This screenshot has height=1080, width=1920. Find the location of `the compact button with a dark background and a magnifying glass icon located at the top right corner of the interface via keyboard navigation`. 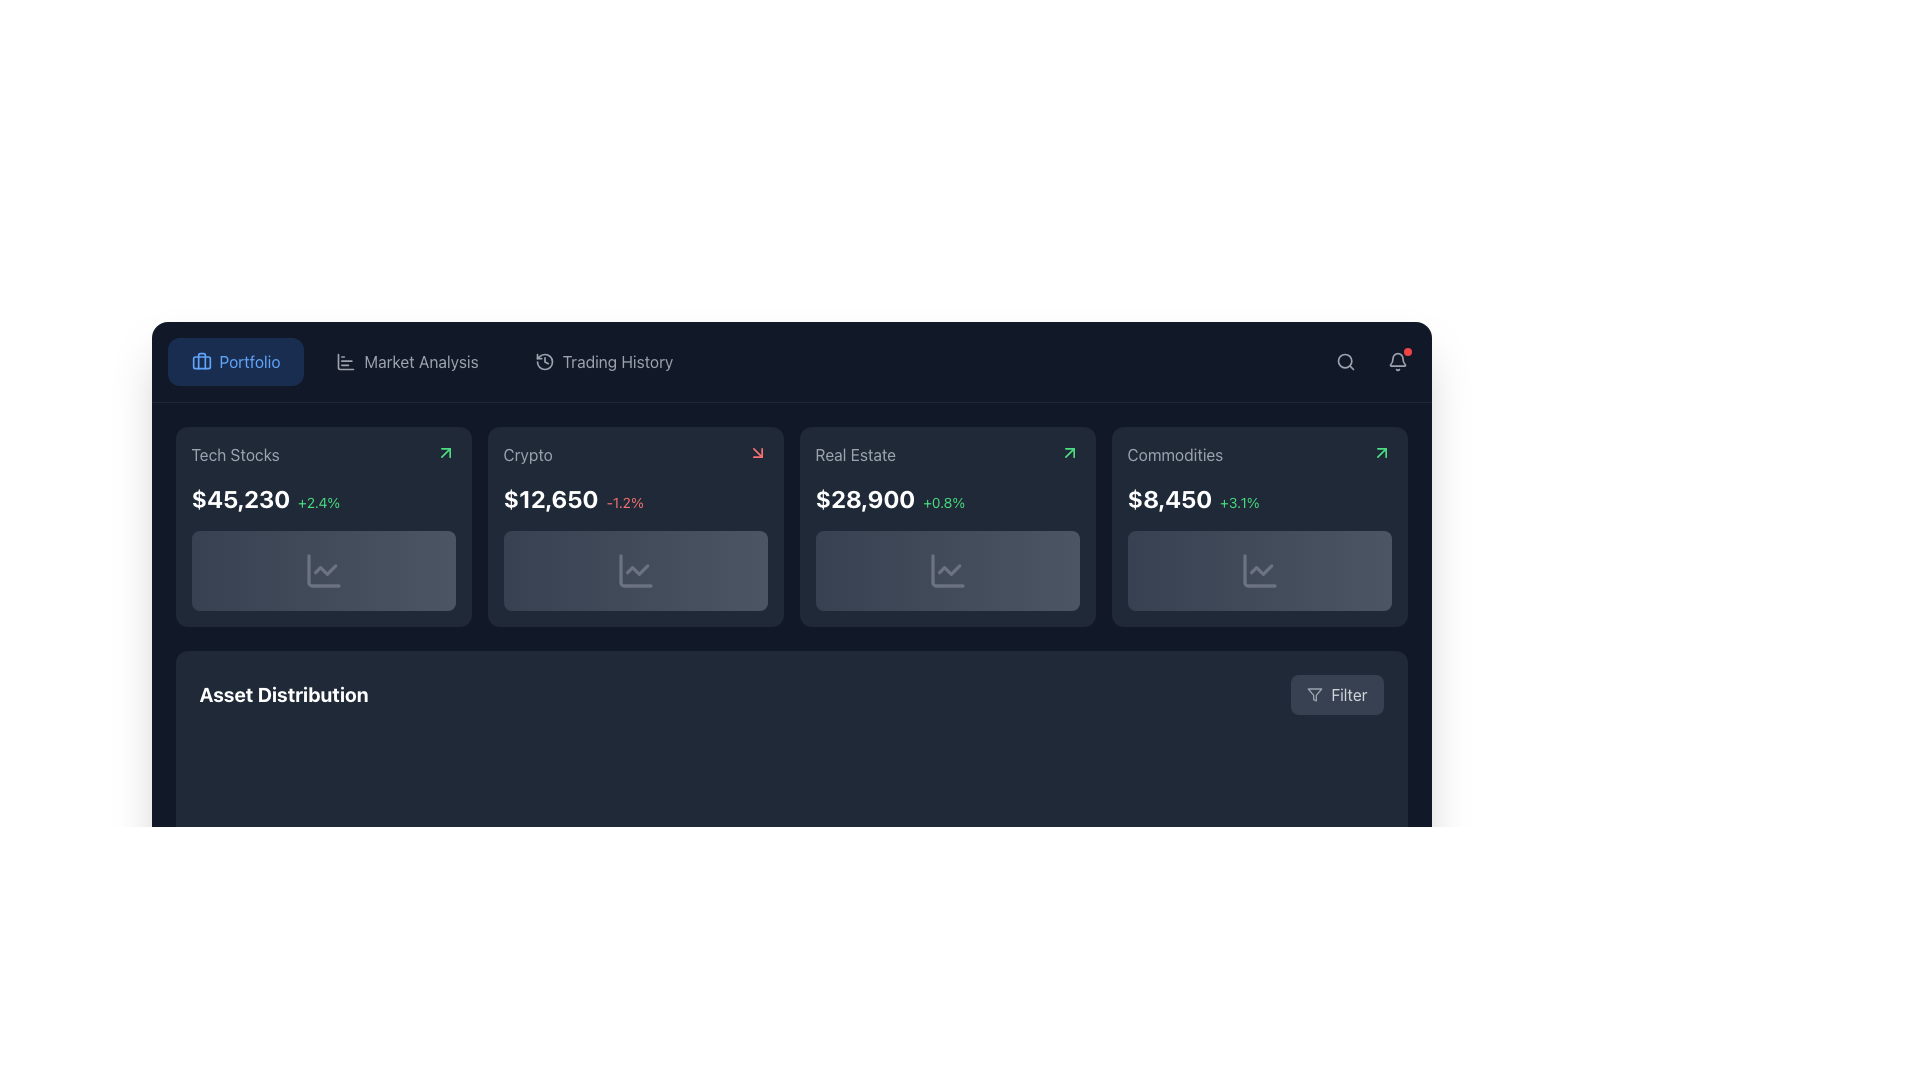

the compact button with a dark background and a magnifying glass icon located at the top right corner of the interface via keyboard navigation is located at coordinates (1345, 362).